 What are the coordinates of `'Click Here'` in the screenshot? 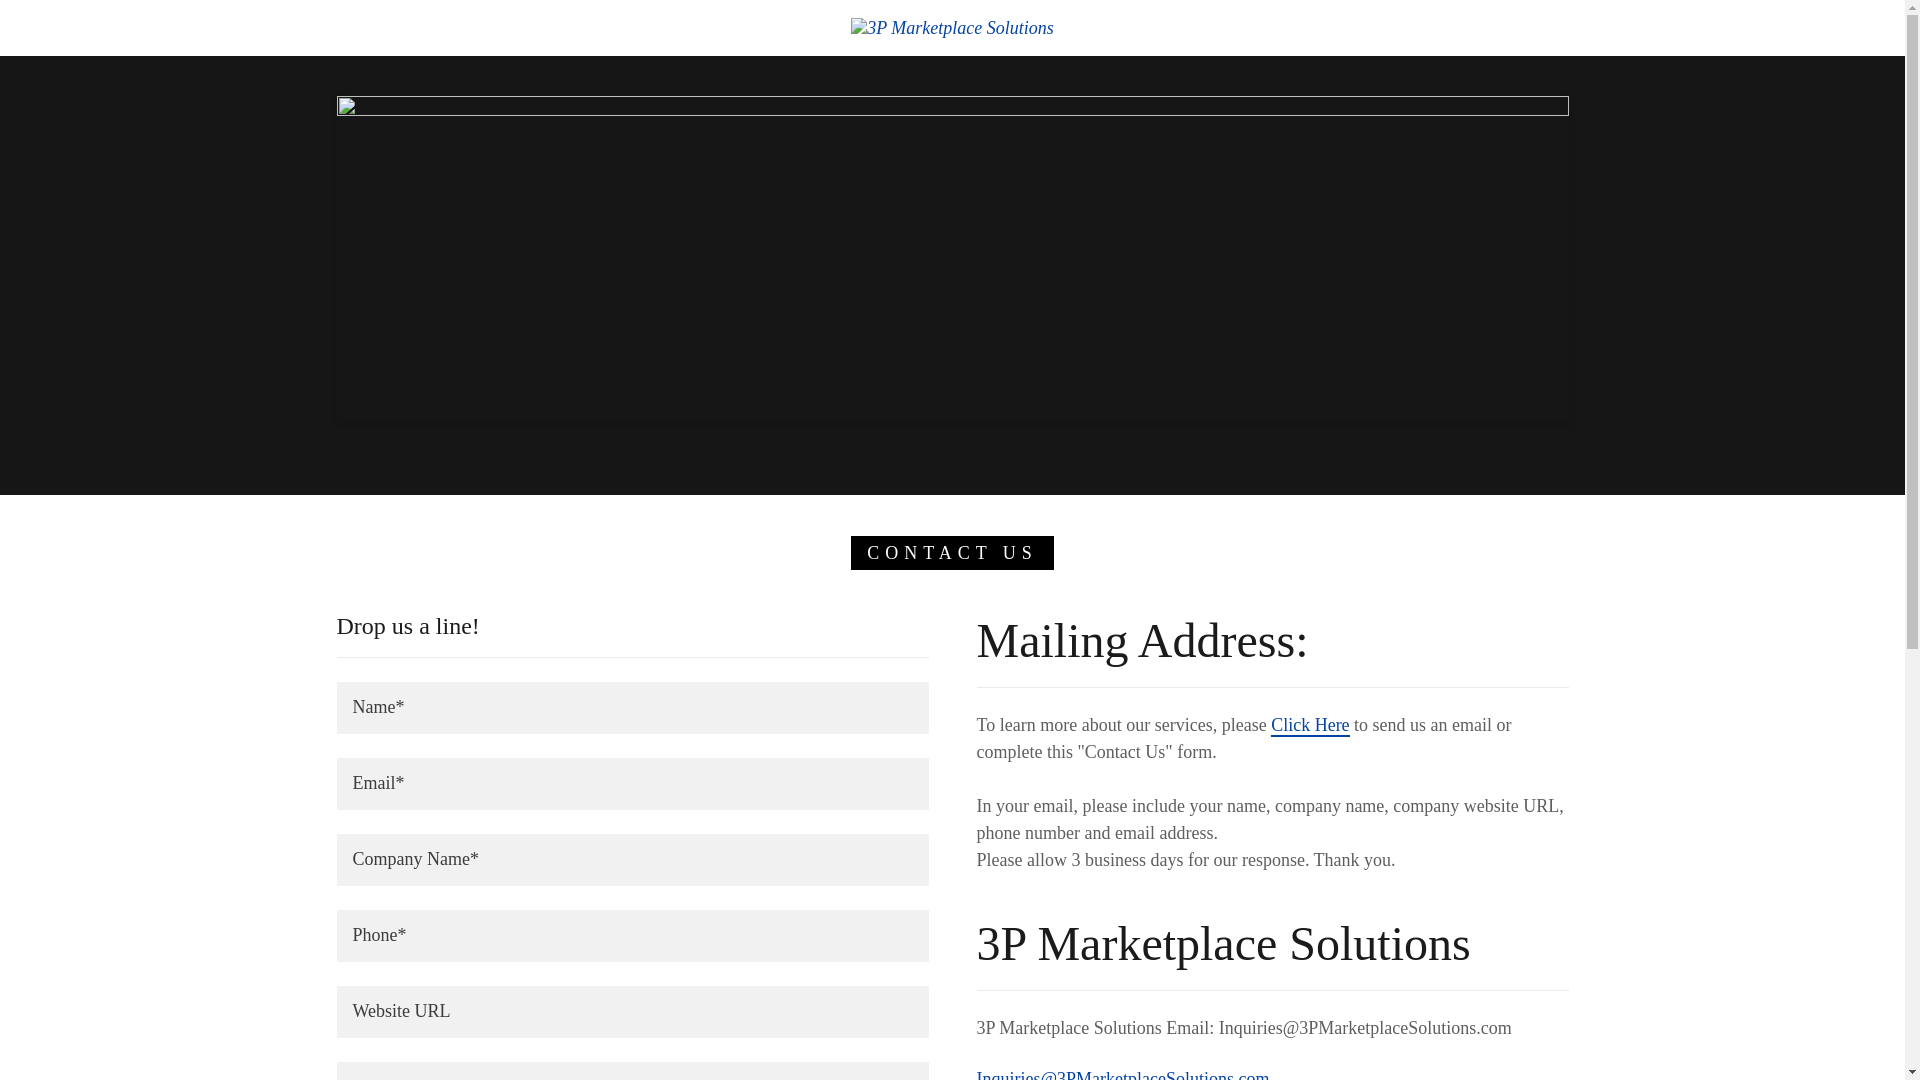 It's located at (1310, 725).